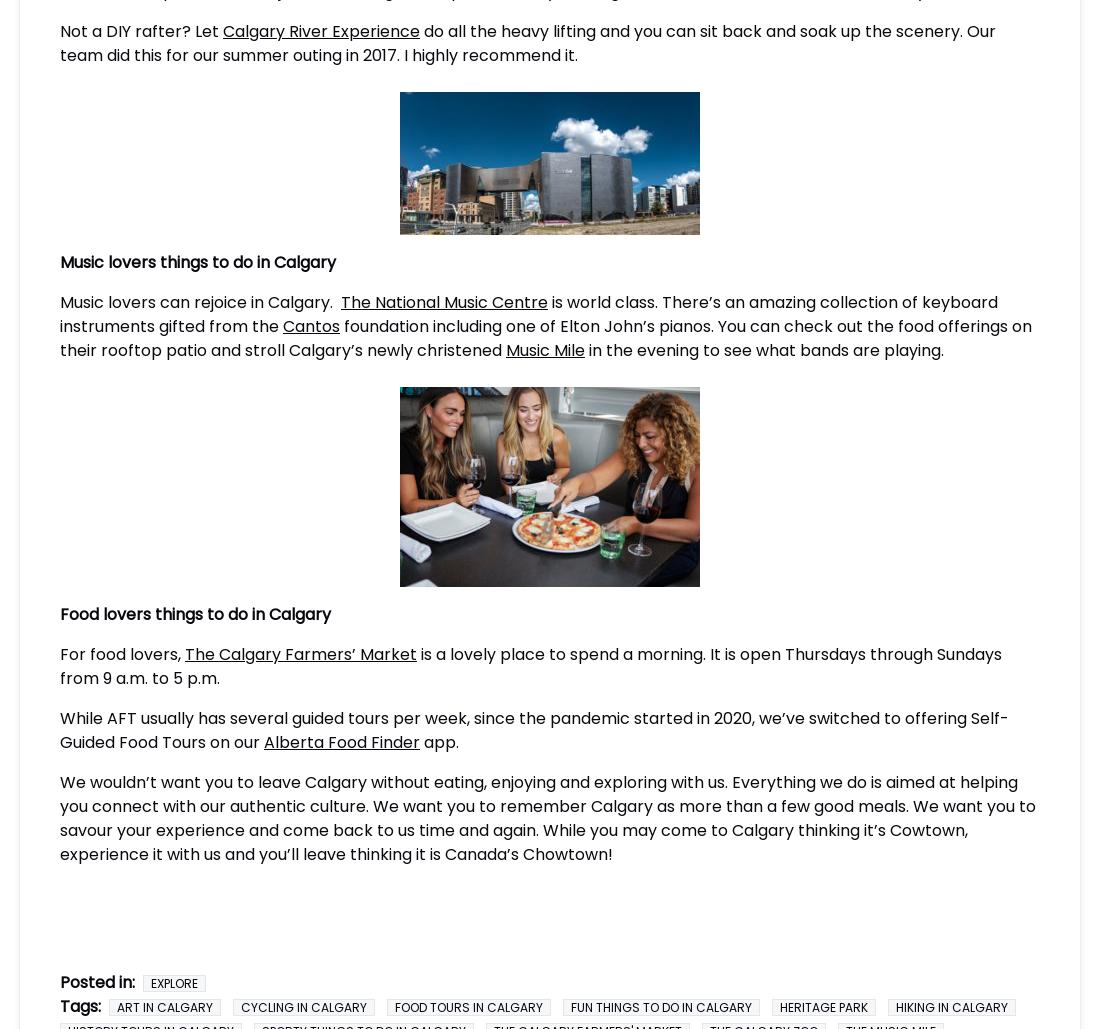 This screenshot has height=1029, width=1100. I want to click on 'For food lovers,', so click(122, 653).